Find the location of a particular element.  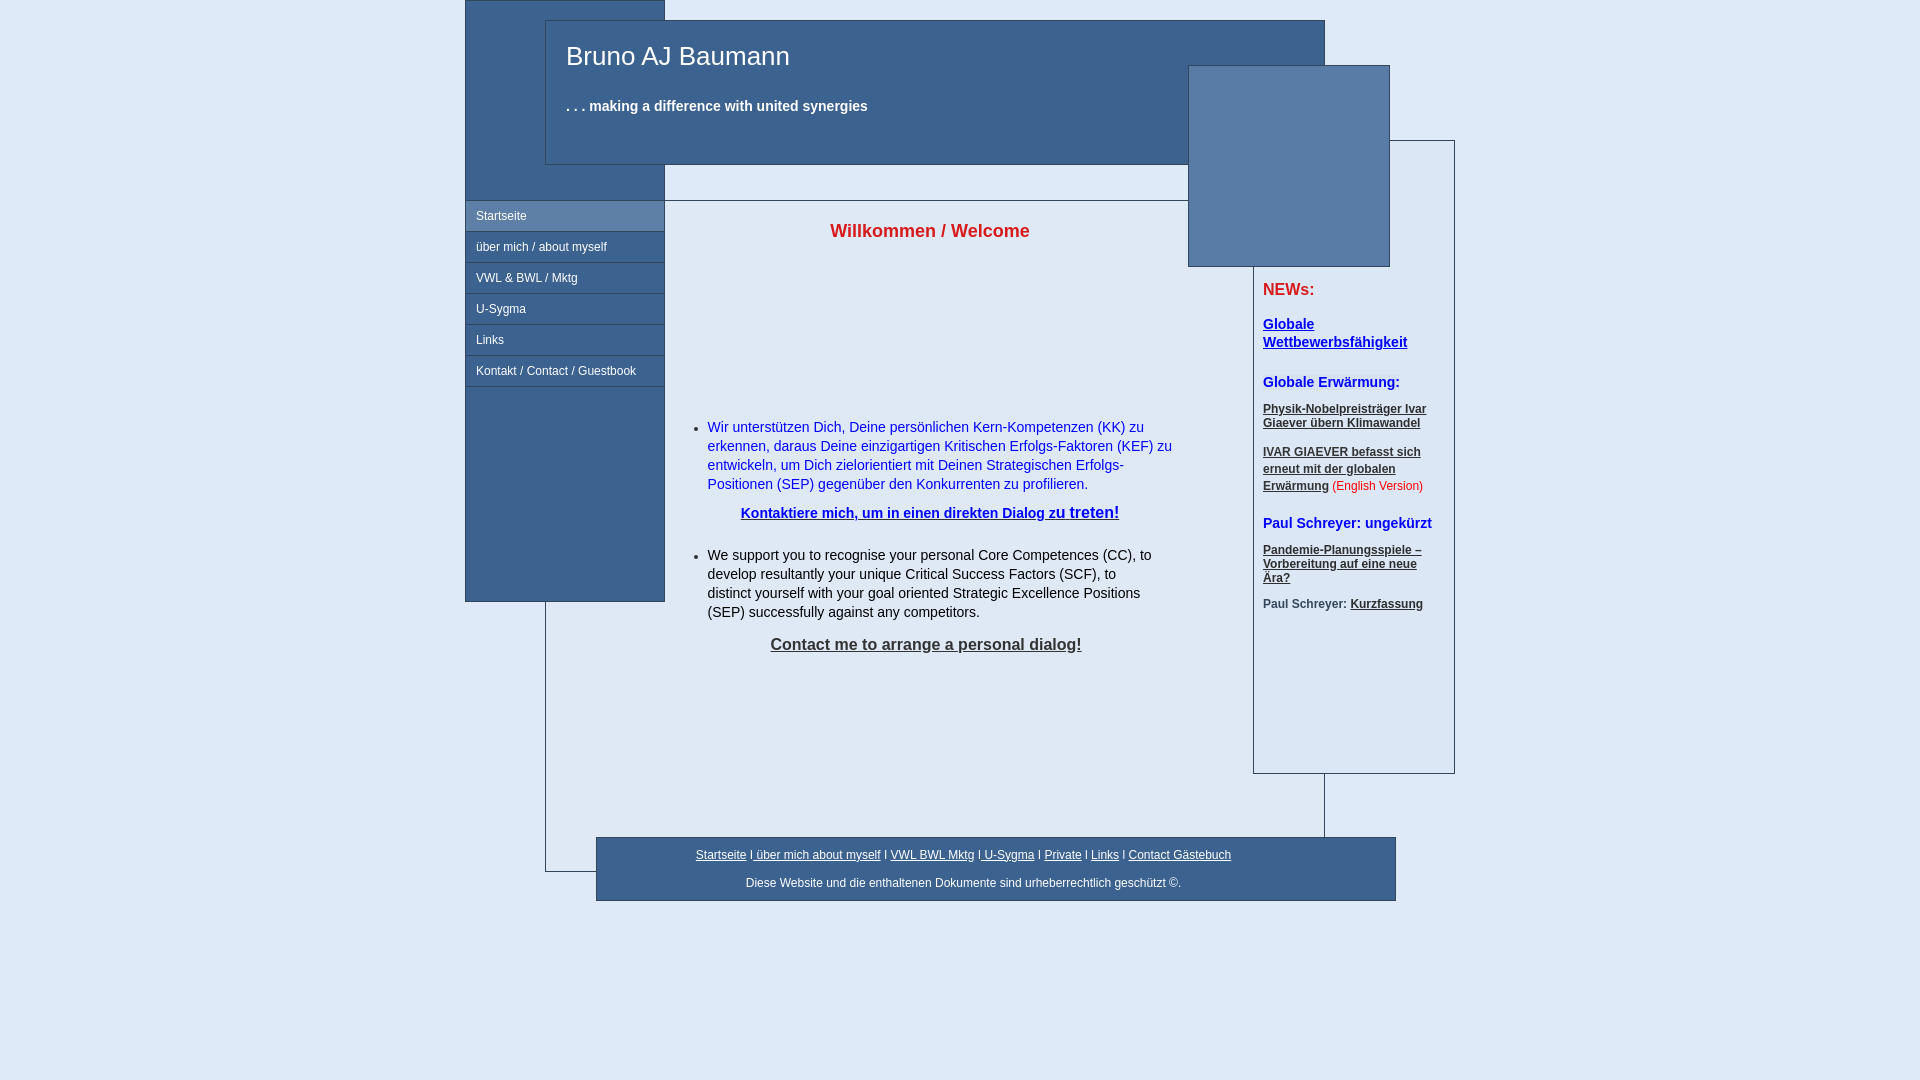

'Contact me to arrange a personal dialog!' is located at coordinates (925, 644).